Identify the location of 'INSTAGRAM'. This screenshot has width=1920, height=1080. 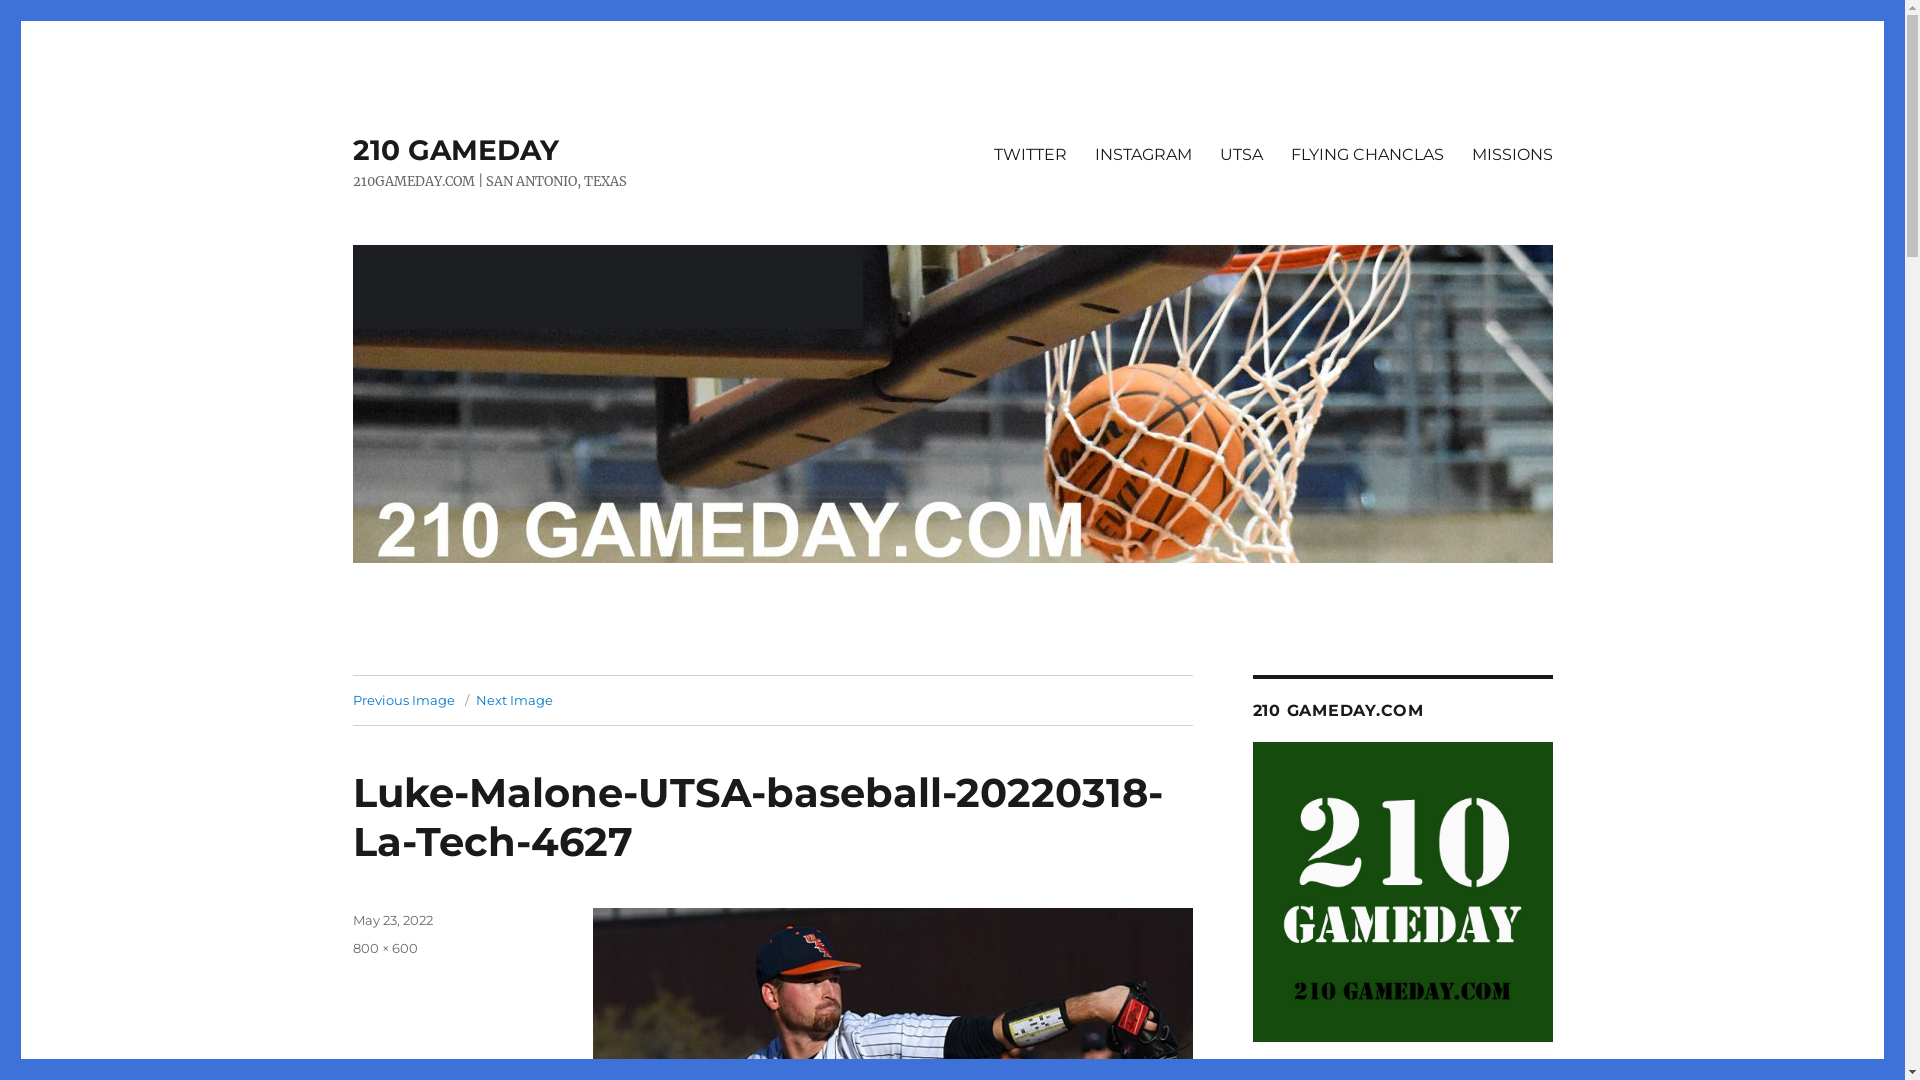
(1142, 153).